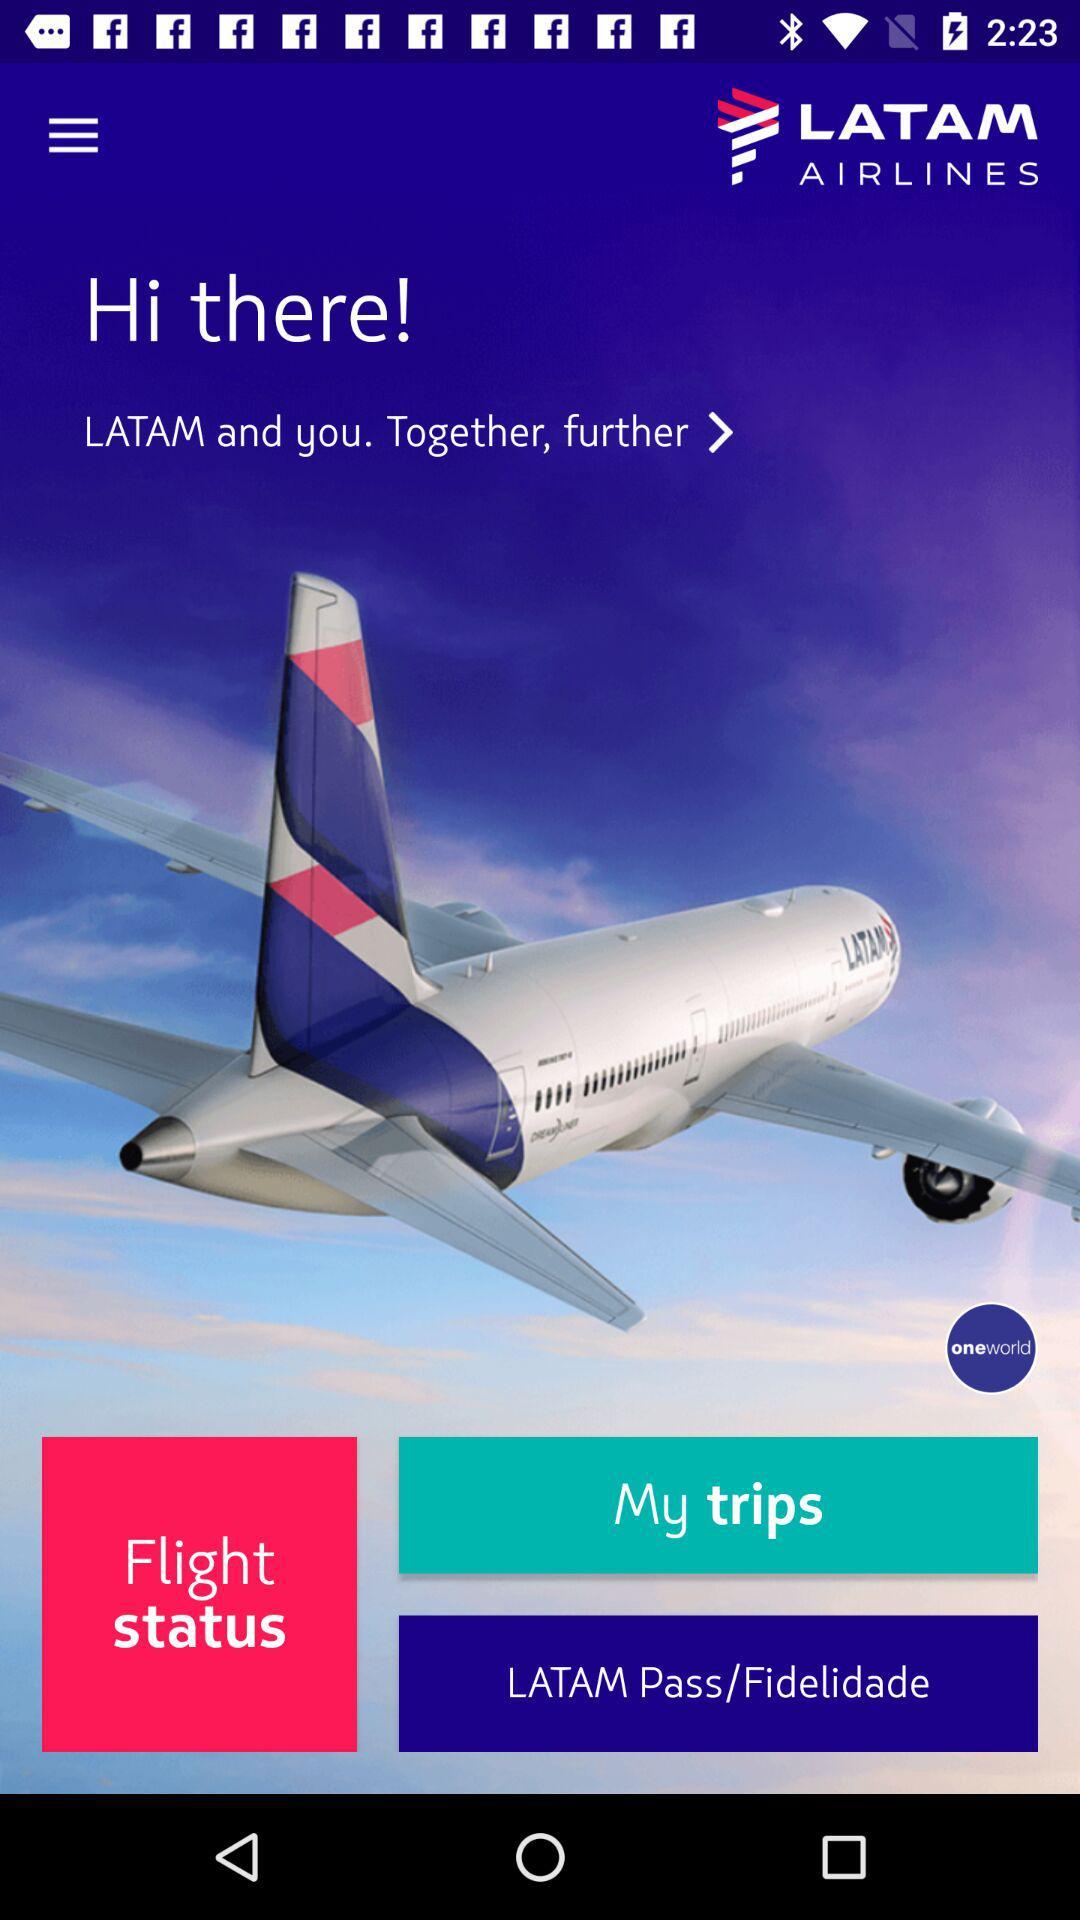 This screenshot has height=1920, width=1080. What do you see at coordinates (717, 1505) in the screenshot?
I see `icon next to the flight` at bounding box center [717, 1505].